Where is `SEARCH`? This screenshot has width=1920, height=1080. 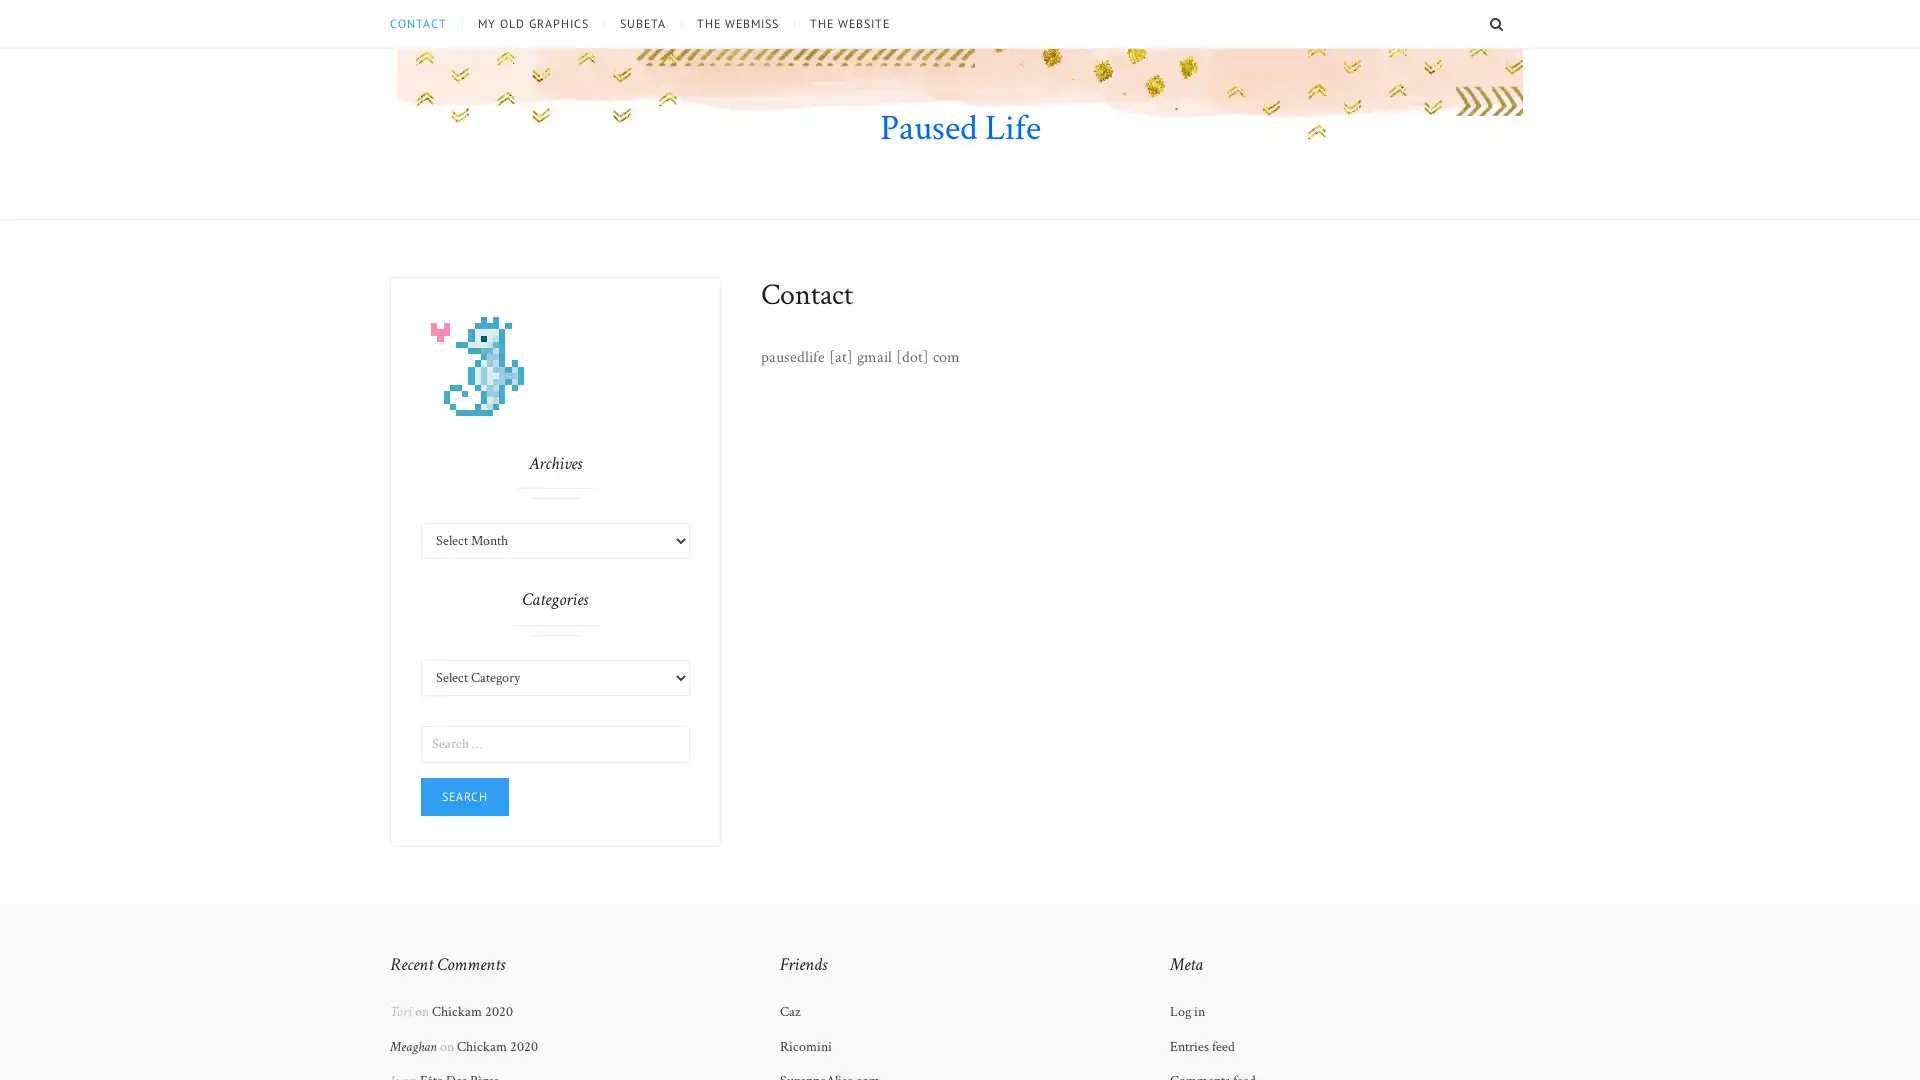 SEARCH is located at coordinates (1517, 23).